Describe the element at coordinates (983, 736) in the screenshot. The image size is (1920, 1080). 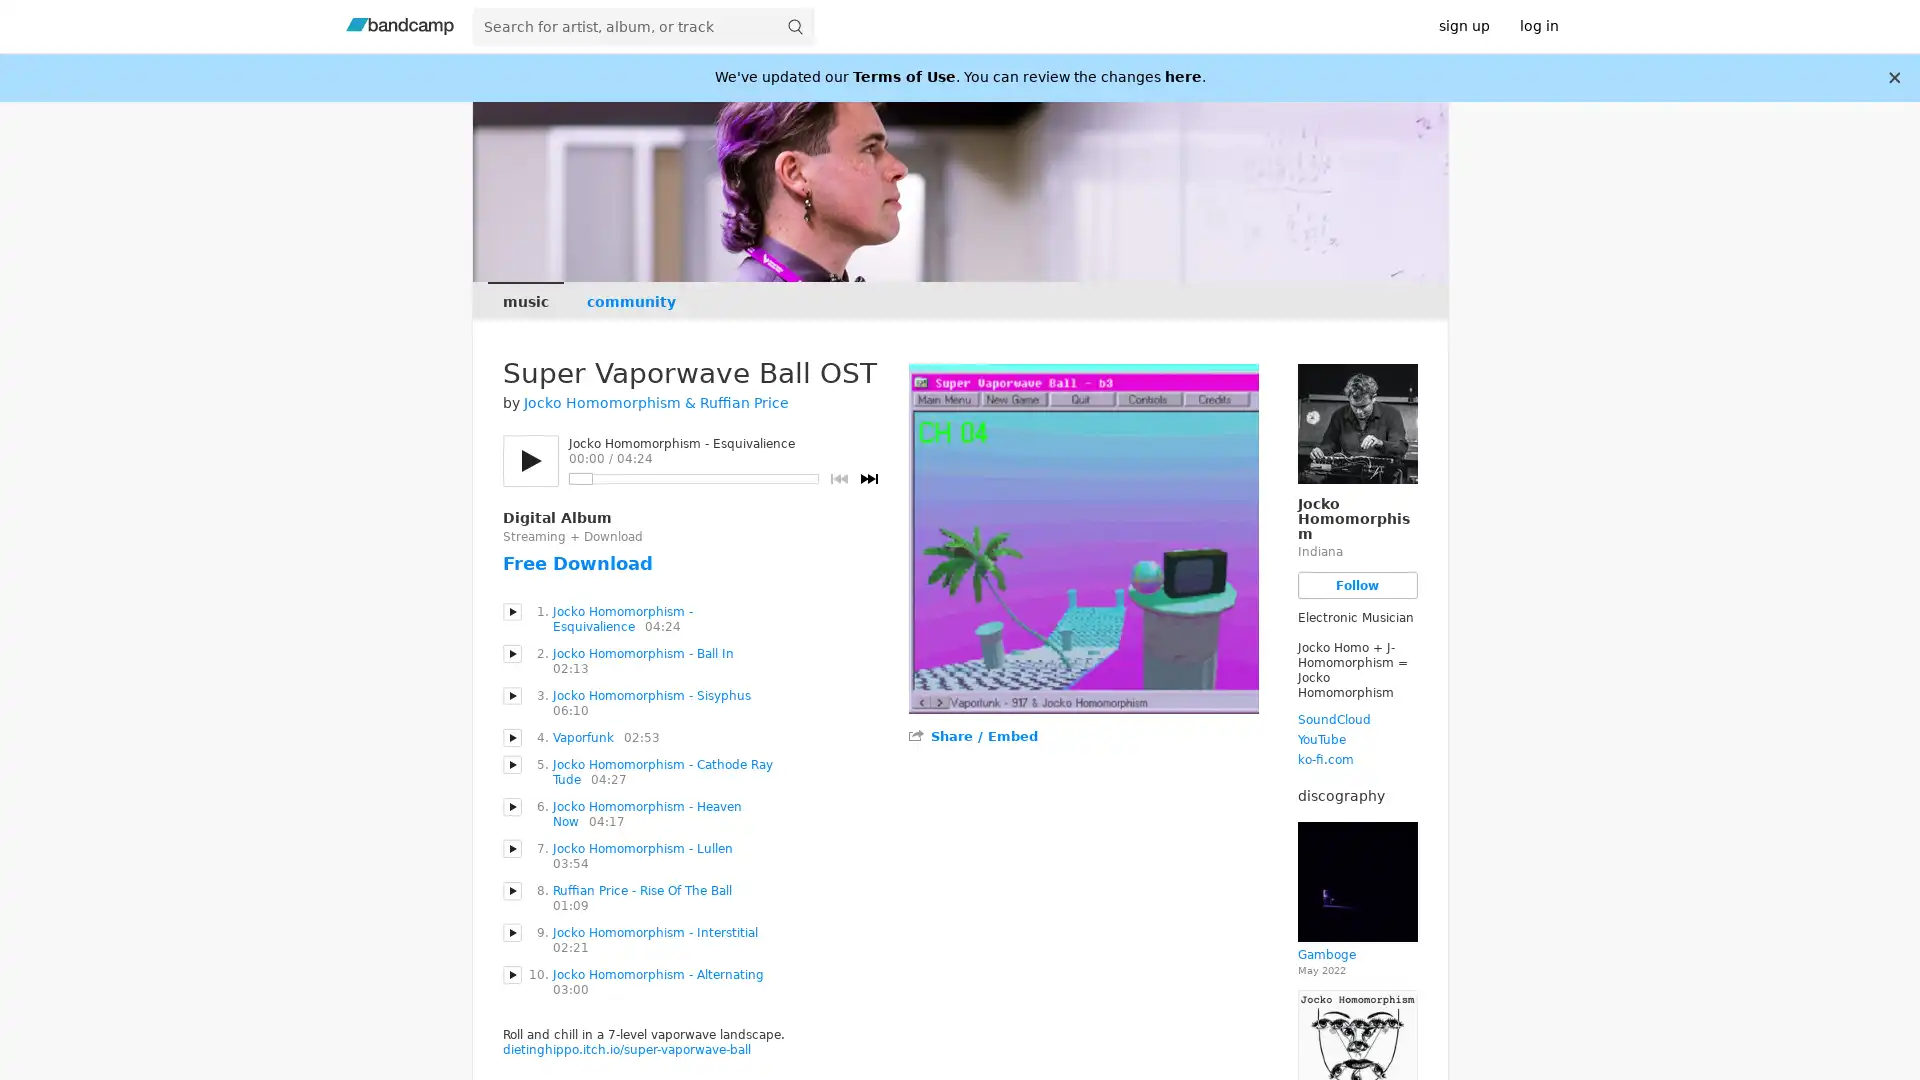
I see `Share / Embed` at that location.